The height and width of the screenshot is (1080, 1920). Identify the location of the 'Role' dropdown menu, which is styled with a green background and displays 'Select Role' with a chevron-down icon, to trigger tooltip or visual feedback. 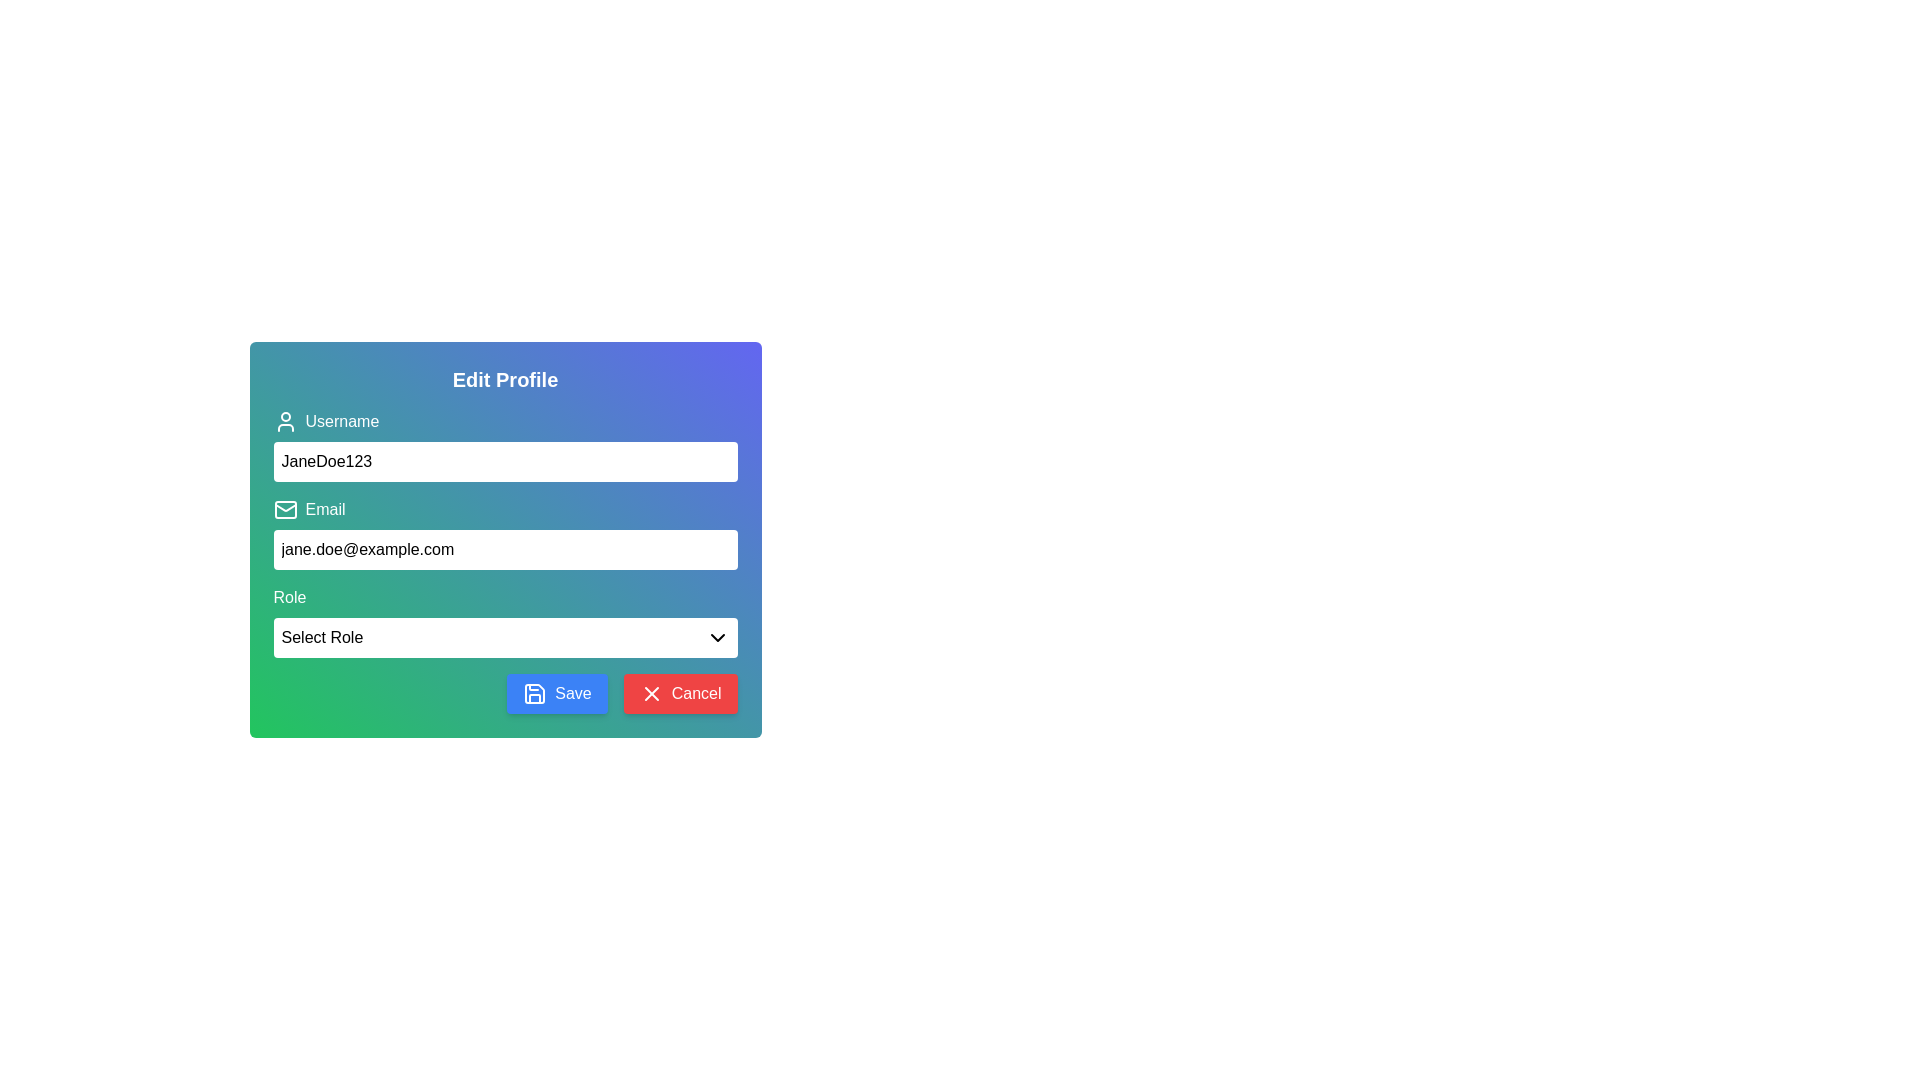
(505, 620).